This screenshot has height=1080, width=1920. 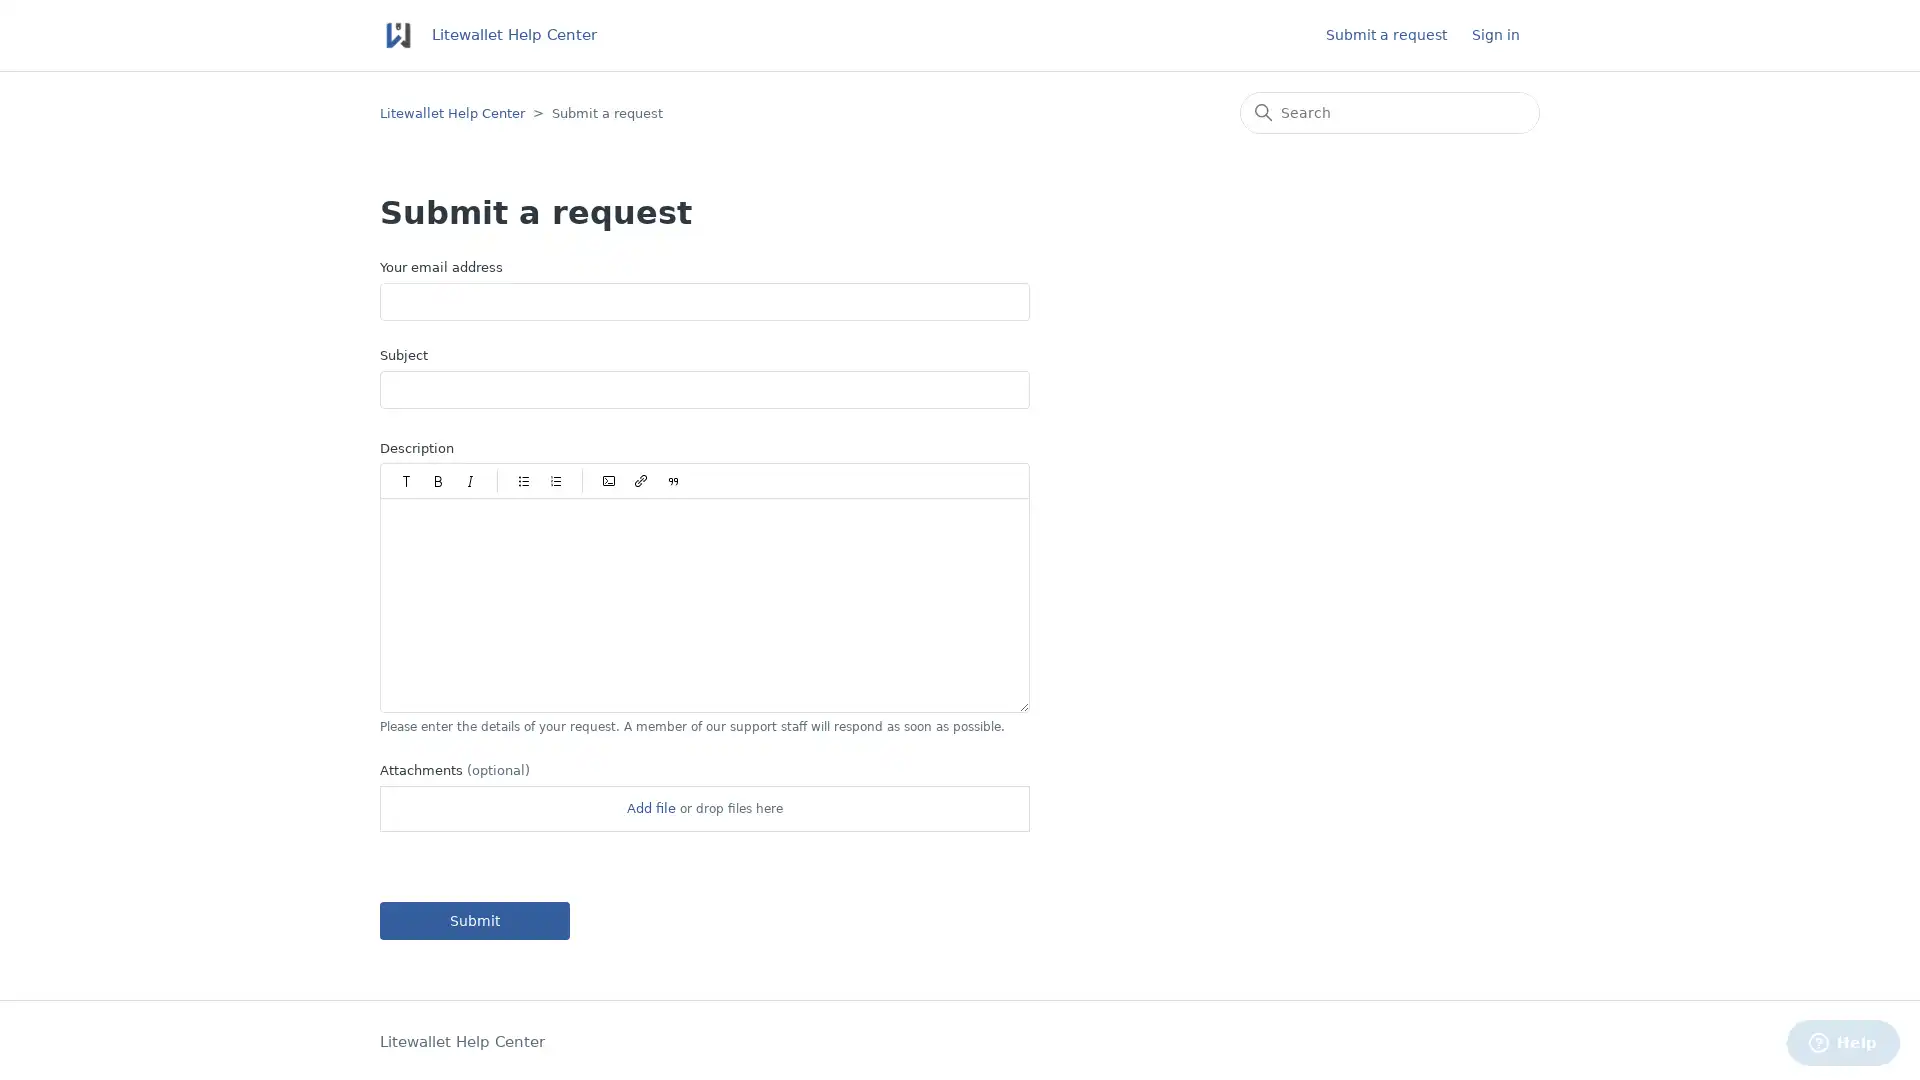 What do you see at coordinates (474, 920) in the screenshot?
I see `Submit` at bounding box center [474, 920].